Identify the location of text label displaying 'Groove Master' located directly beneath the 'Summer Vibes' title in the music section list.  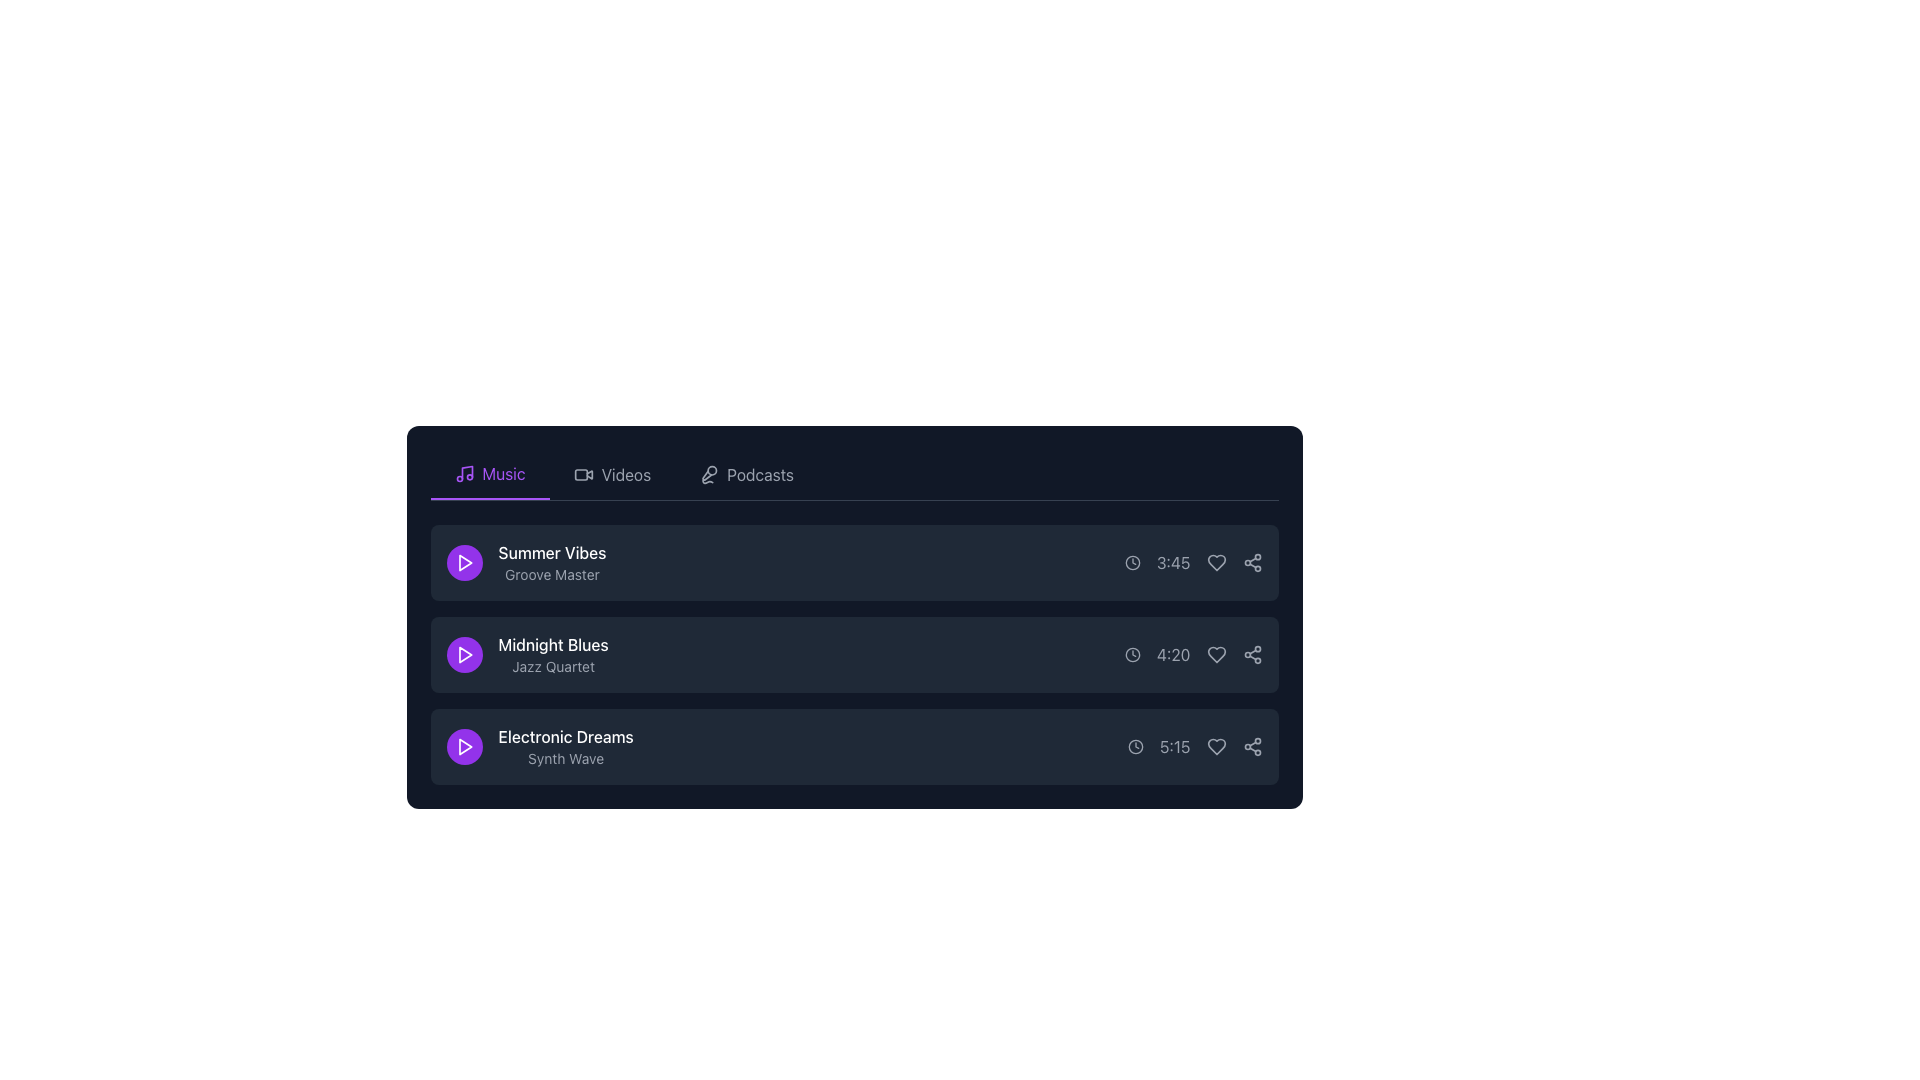
(552, 574).